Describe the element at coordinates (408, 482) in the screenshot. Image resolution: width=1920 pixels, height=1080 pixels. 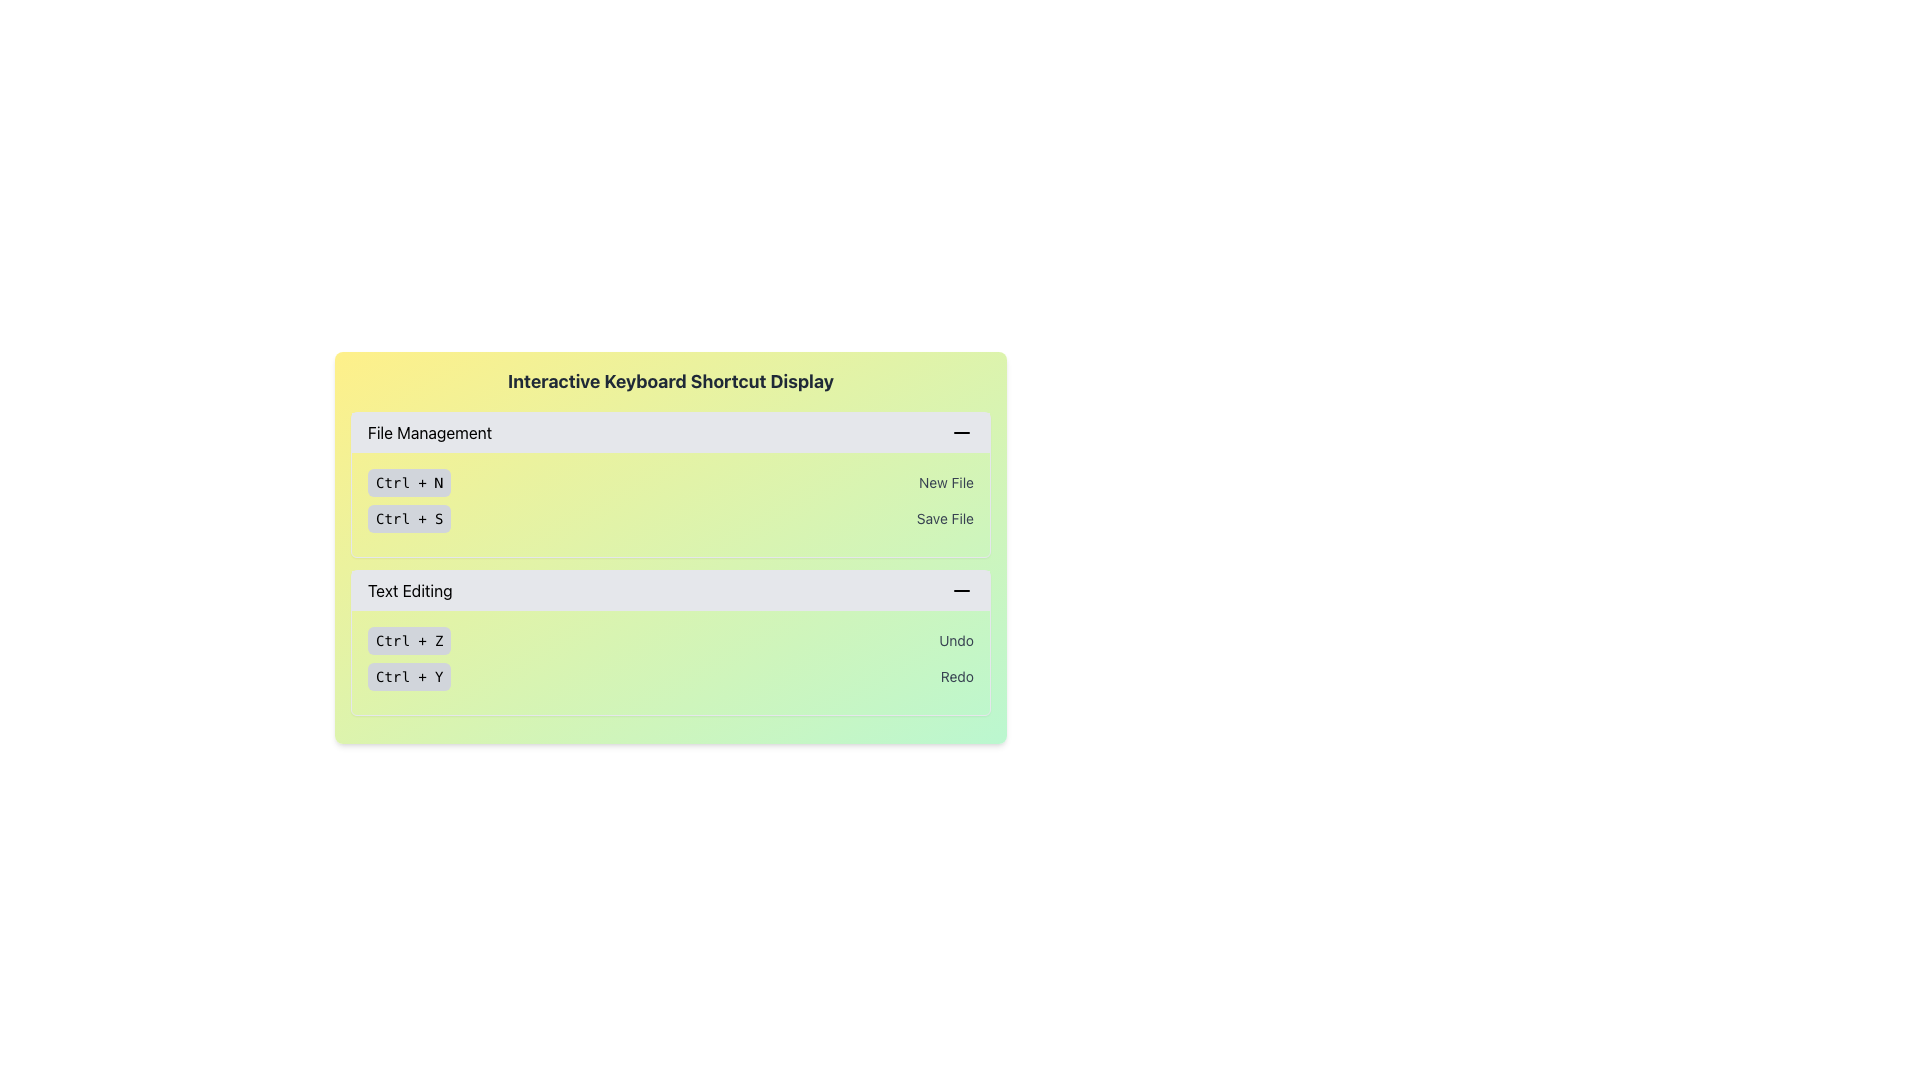
I see `the small button-like component displaying the text 'Ctrl + N' located in the 'File Management' section of the keyboard shortcut display interface` at that location.